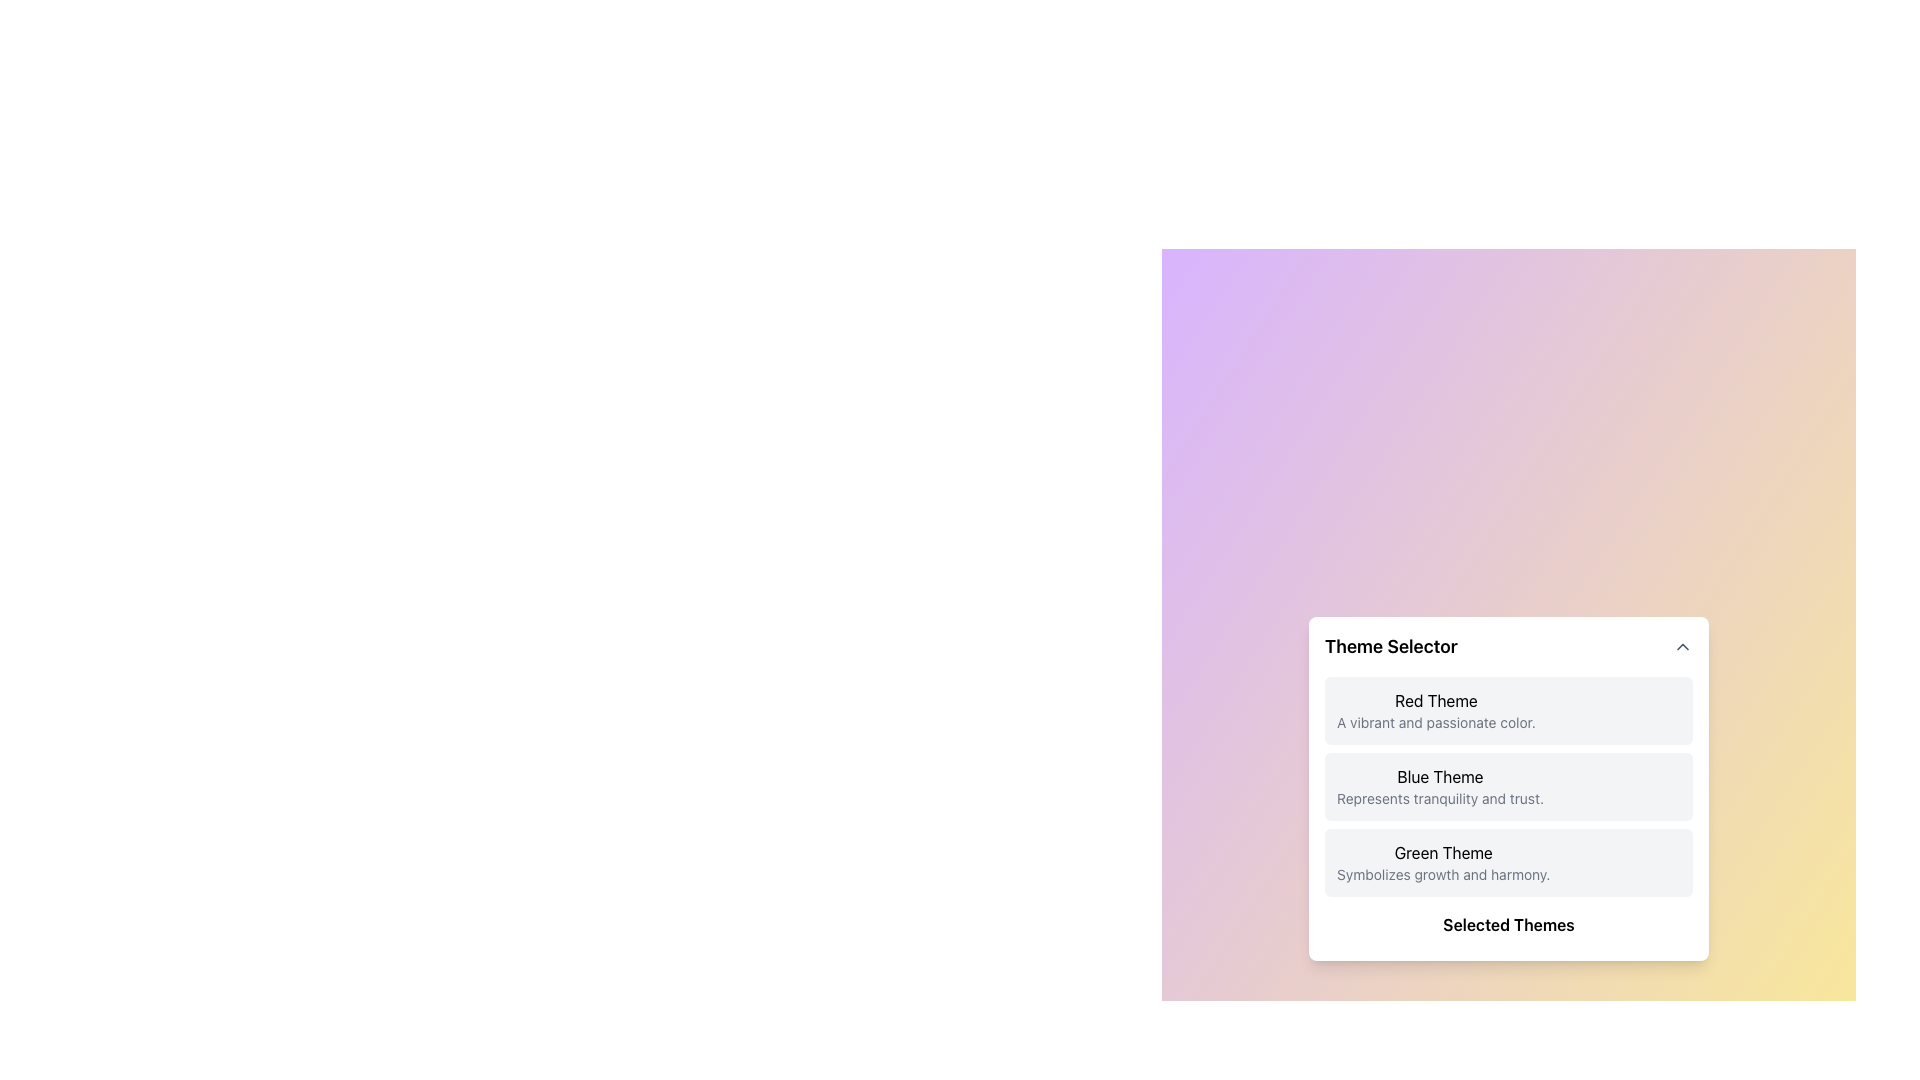  Describe the element at coordinates (1508, 788) in the screenshot. I see `the 'Blue Theme' card in the theme selector menu` at that location.